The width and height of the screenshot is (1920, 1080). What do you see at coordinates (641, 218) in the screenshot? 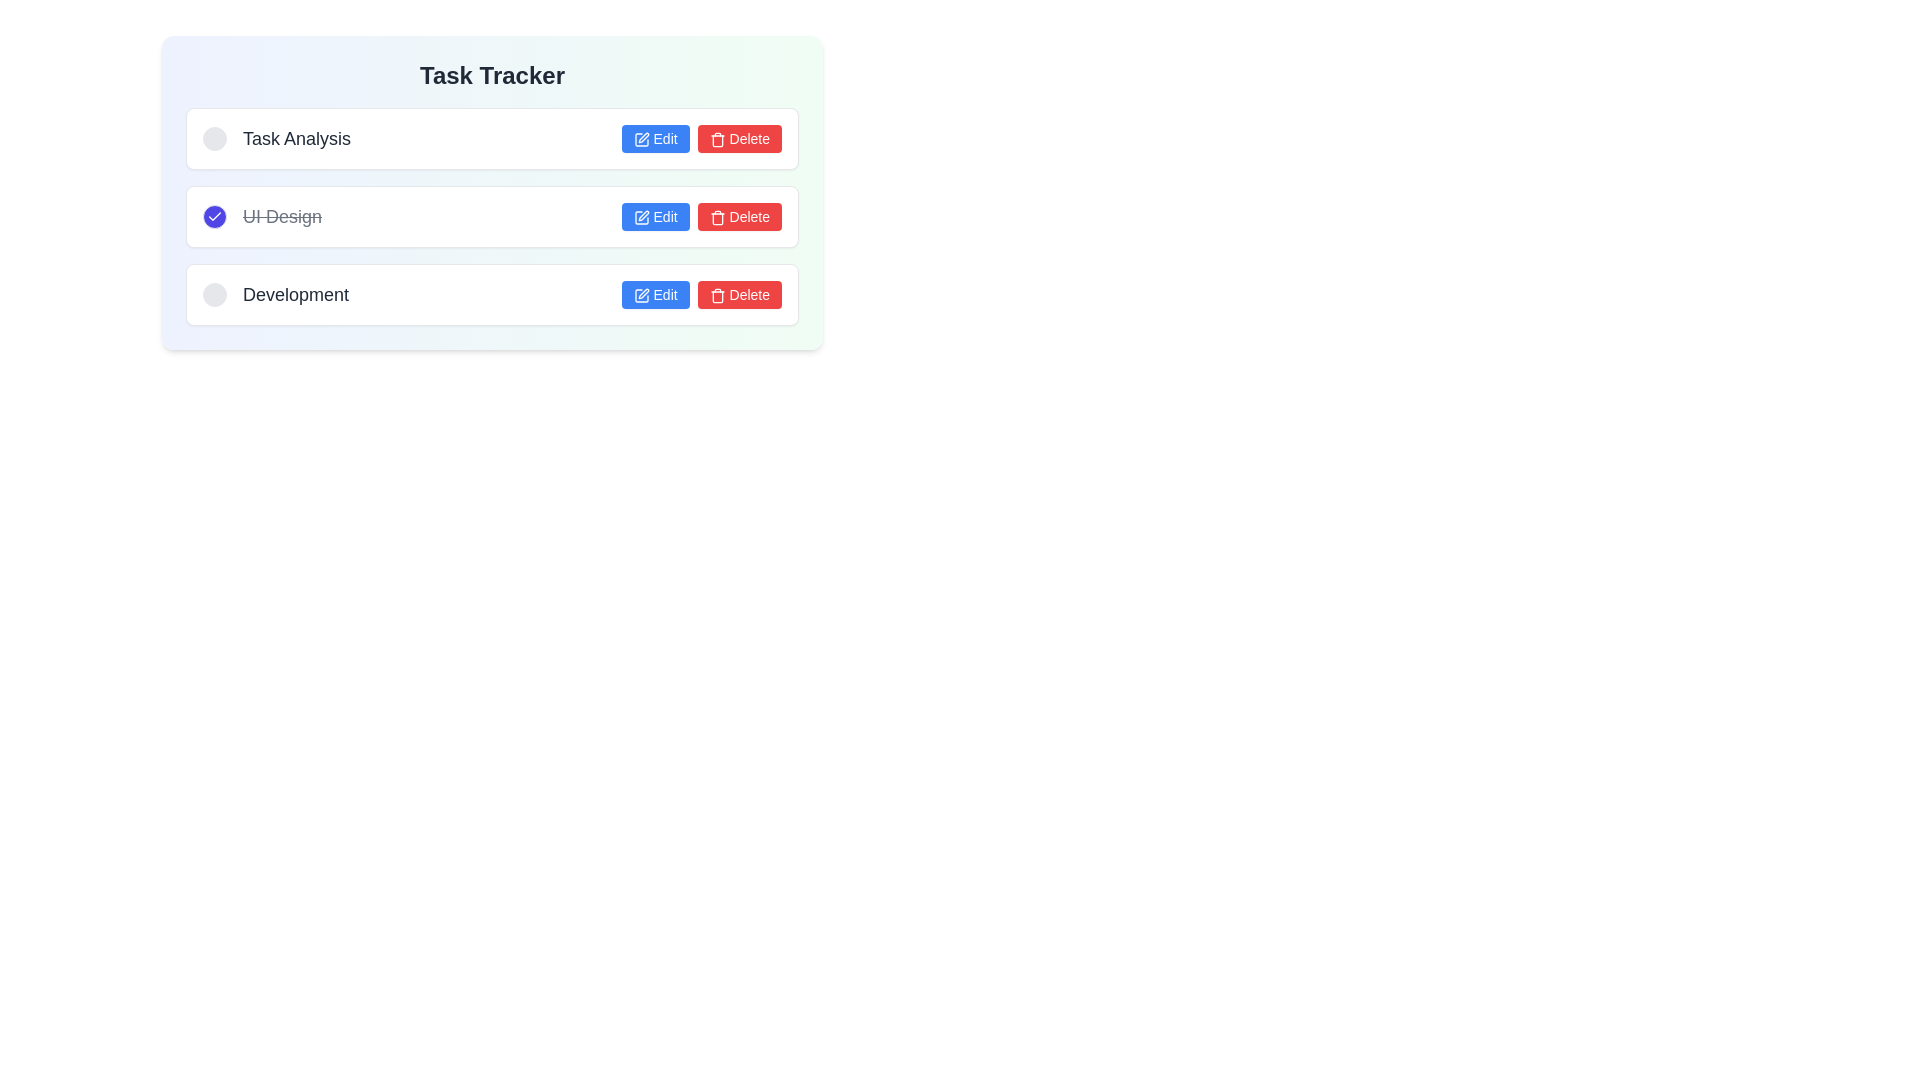
I see `the 'Edit' button which contains a blue pen icon, located in the second row of the task list next to the 'UI Design' entry` at bounding box center [641, 218].